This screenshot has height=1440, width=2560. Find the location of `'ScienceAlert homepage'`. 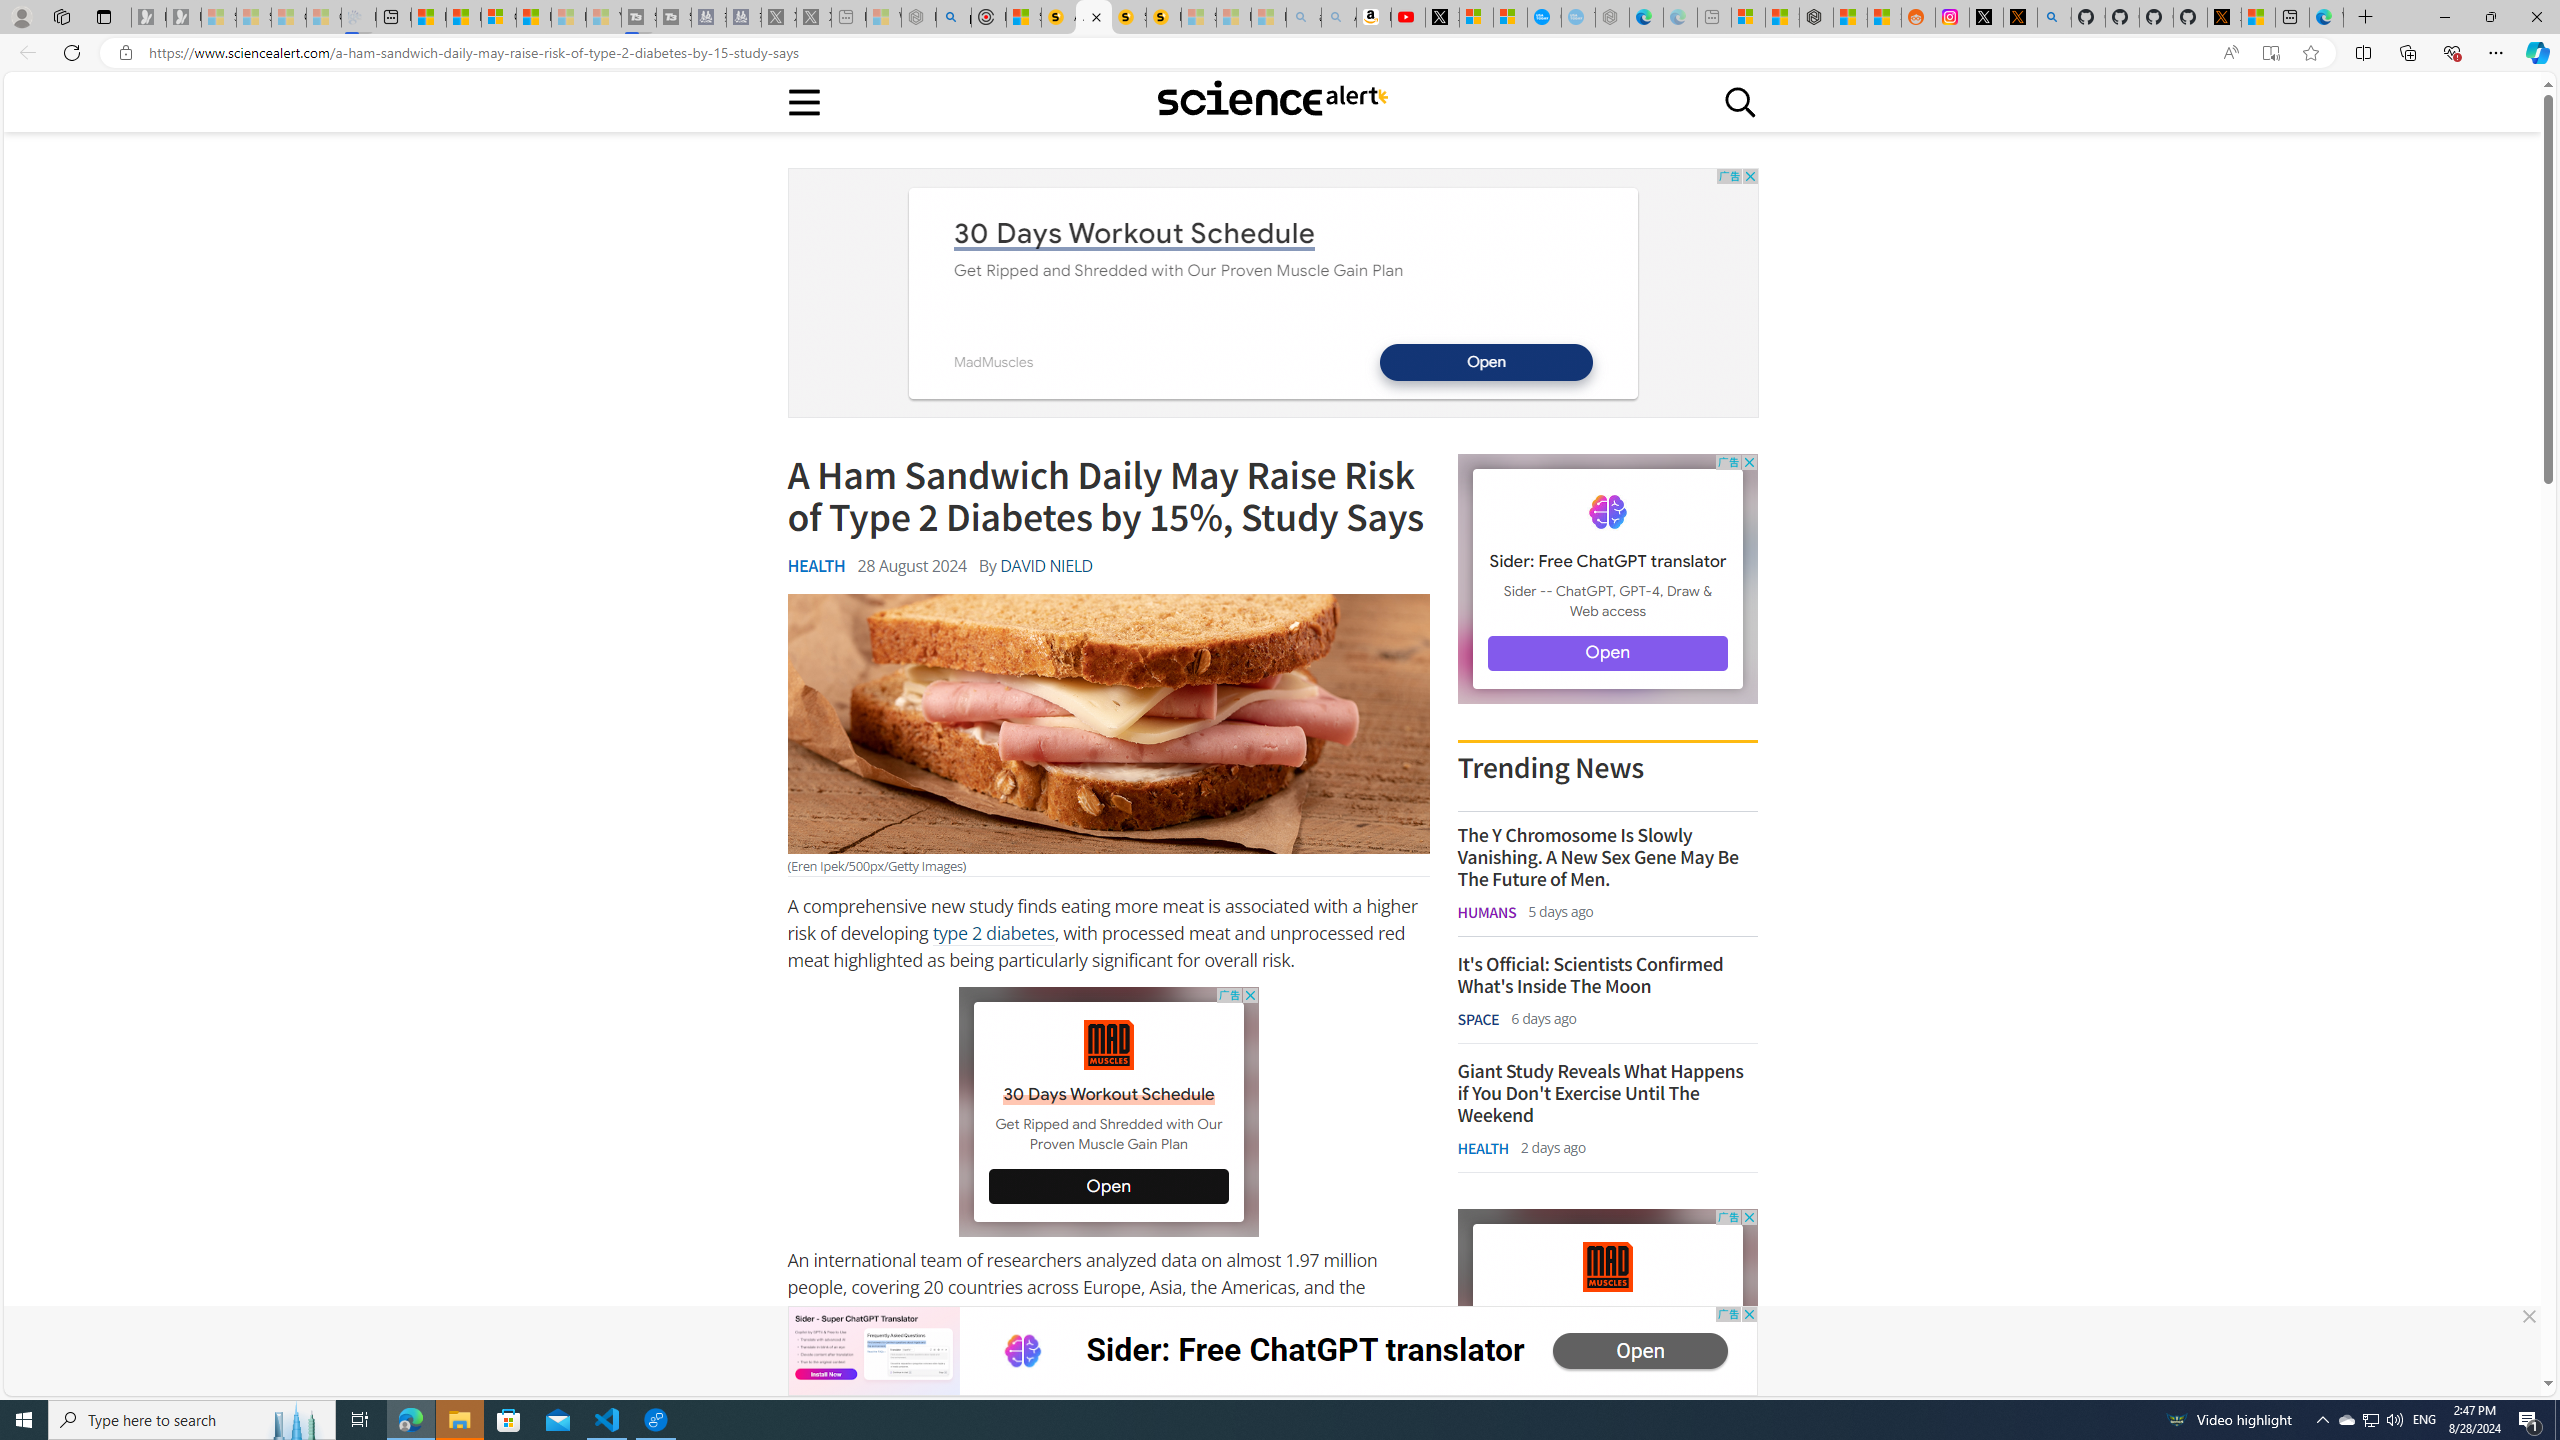

'ScienceAlert homepage' is located at coordinates (1271, 100).